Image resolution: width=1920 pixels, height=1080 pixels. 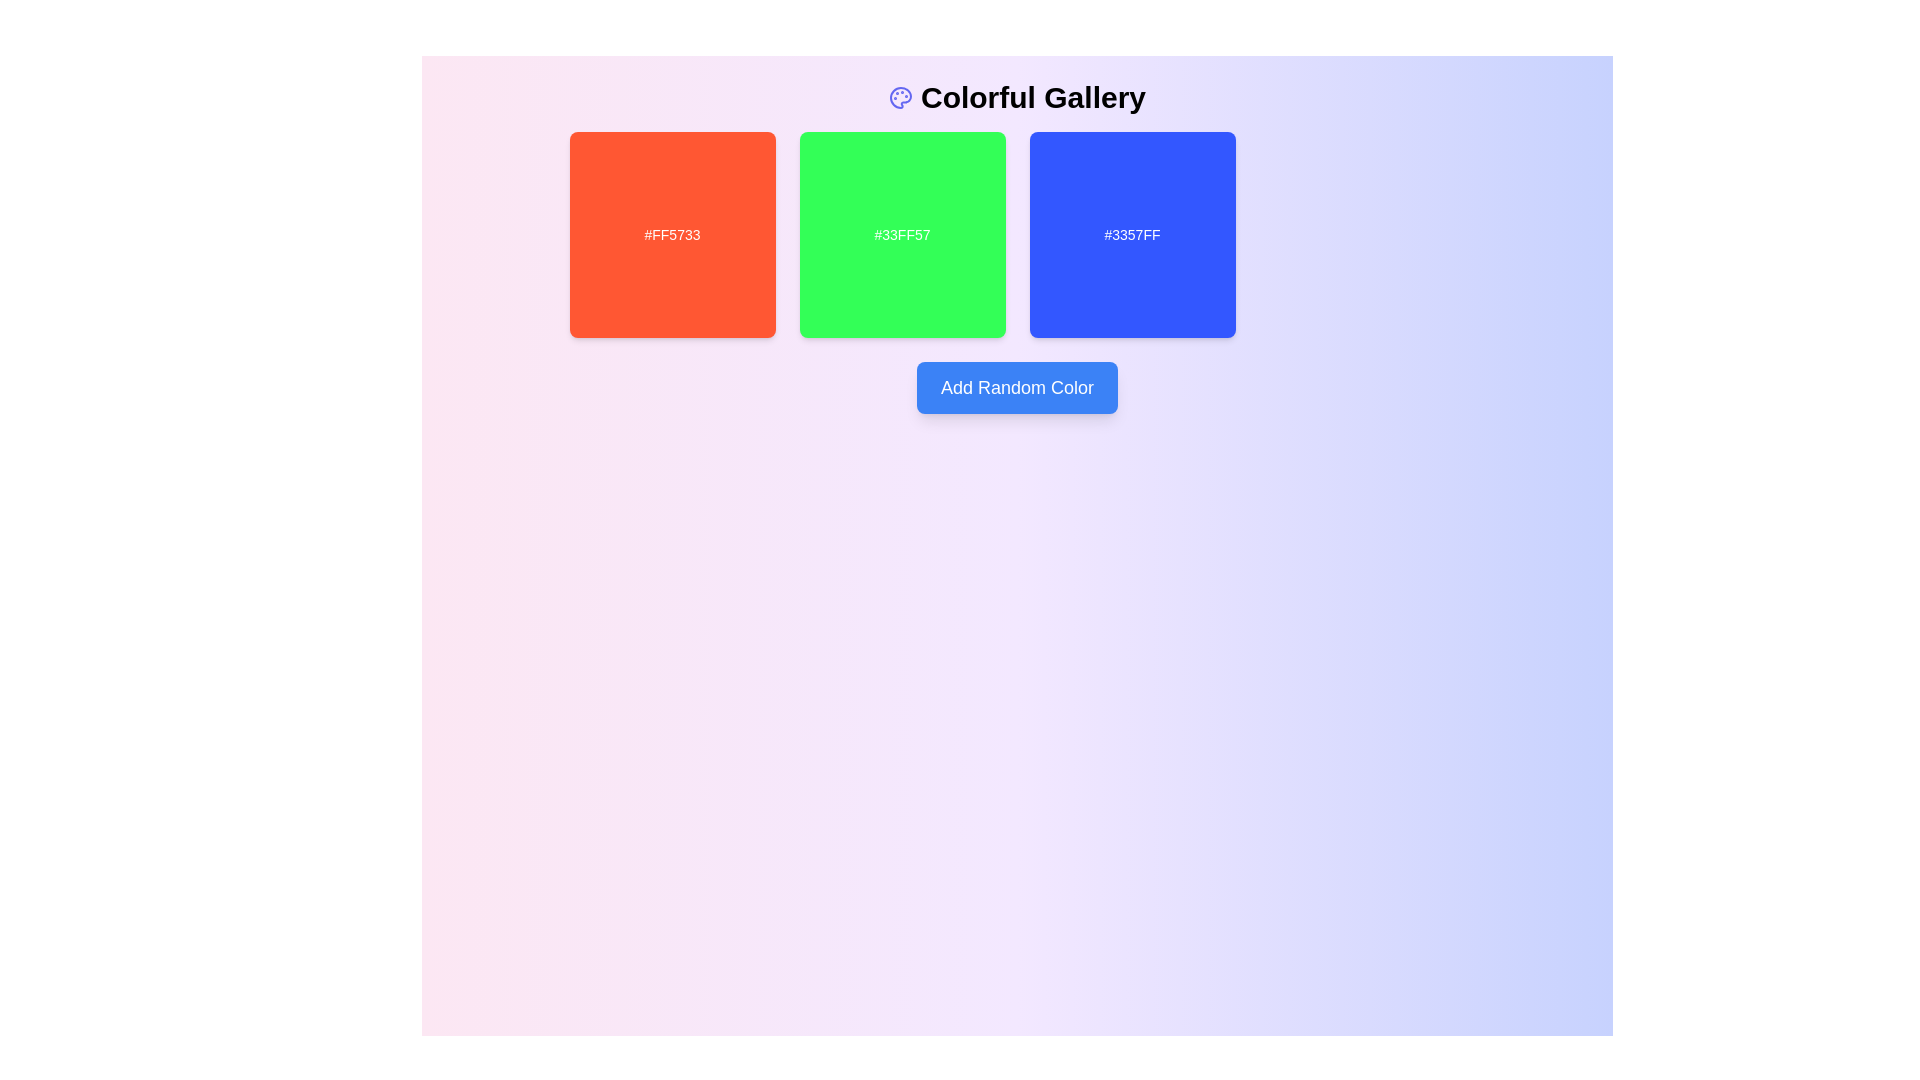 I want to click on the text heading labeled 'Colorful Gallery' which is styled with a bold and large font size and has a small purple color palette icon on its left, so click(x=1017, y=97).